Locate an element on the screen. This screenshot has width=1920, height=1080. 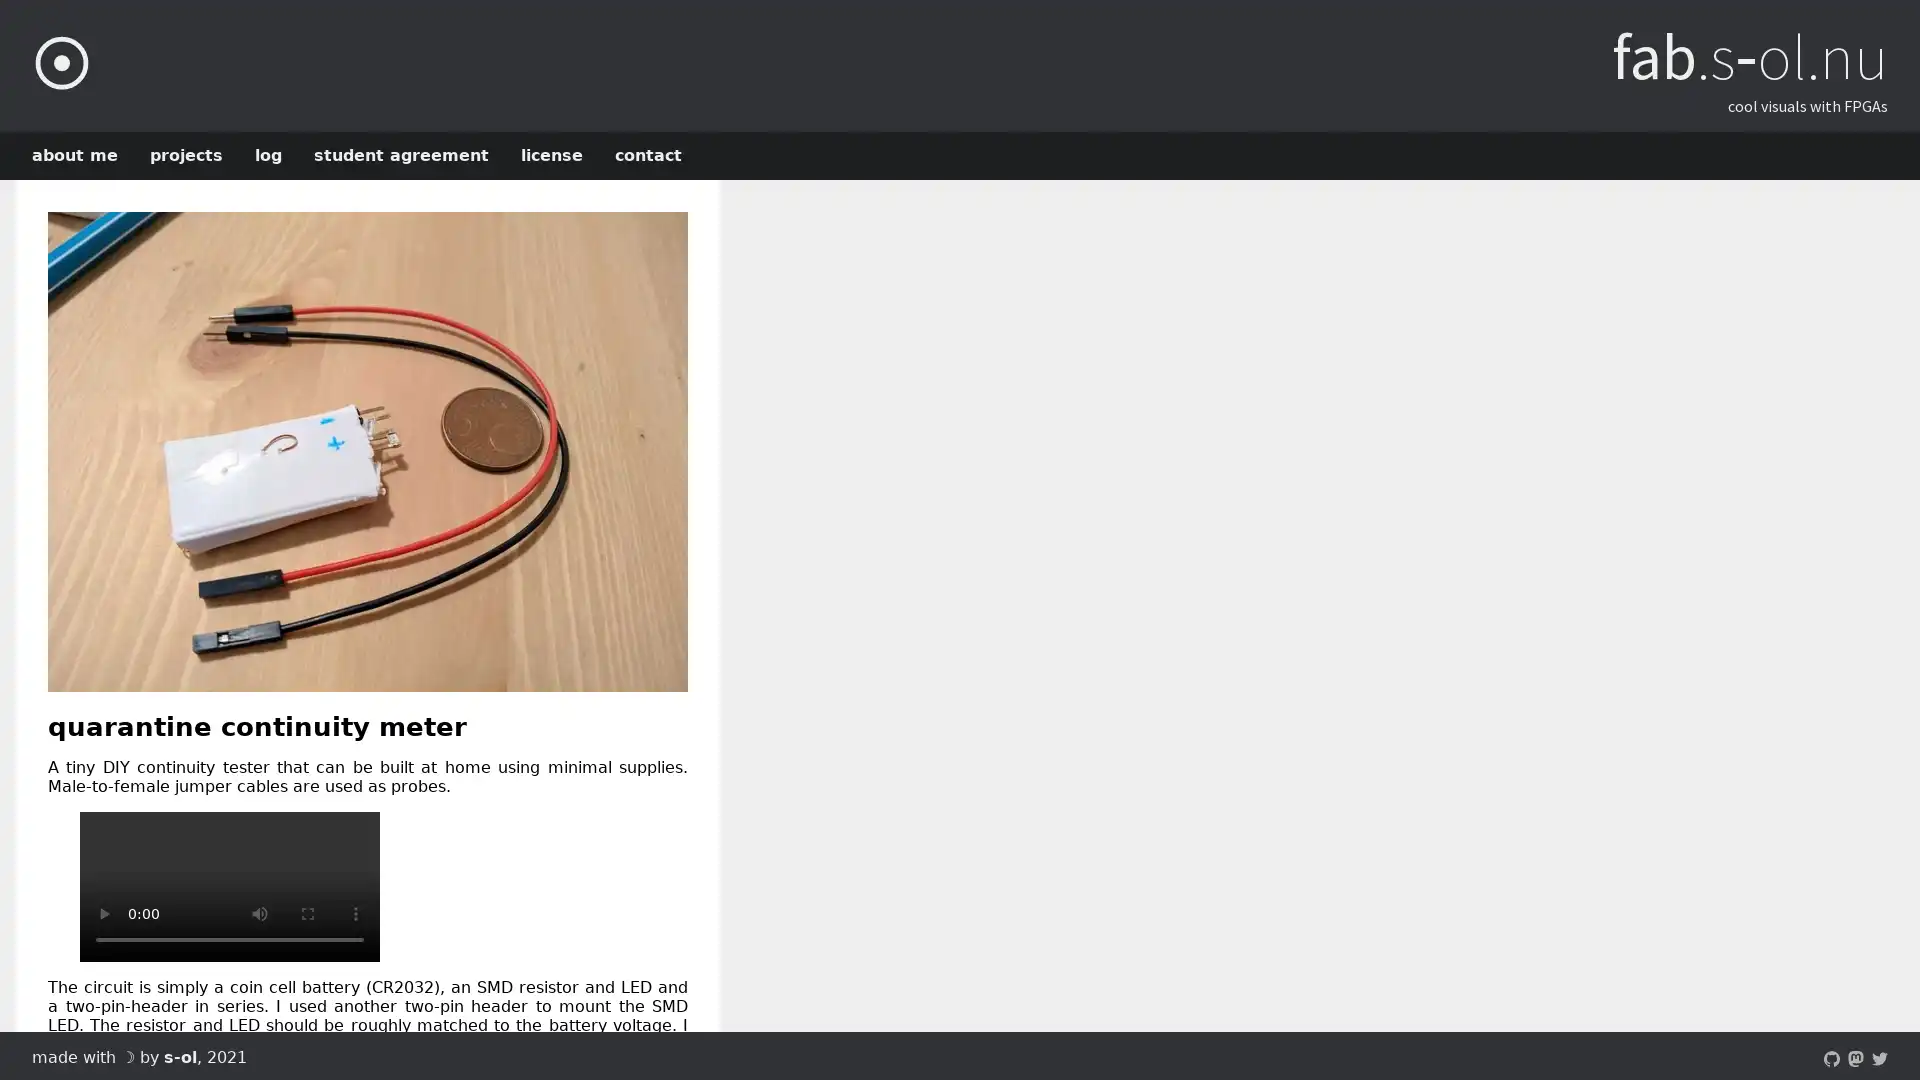
enter full screen is located at coordinates (306, 914).